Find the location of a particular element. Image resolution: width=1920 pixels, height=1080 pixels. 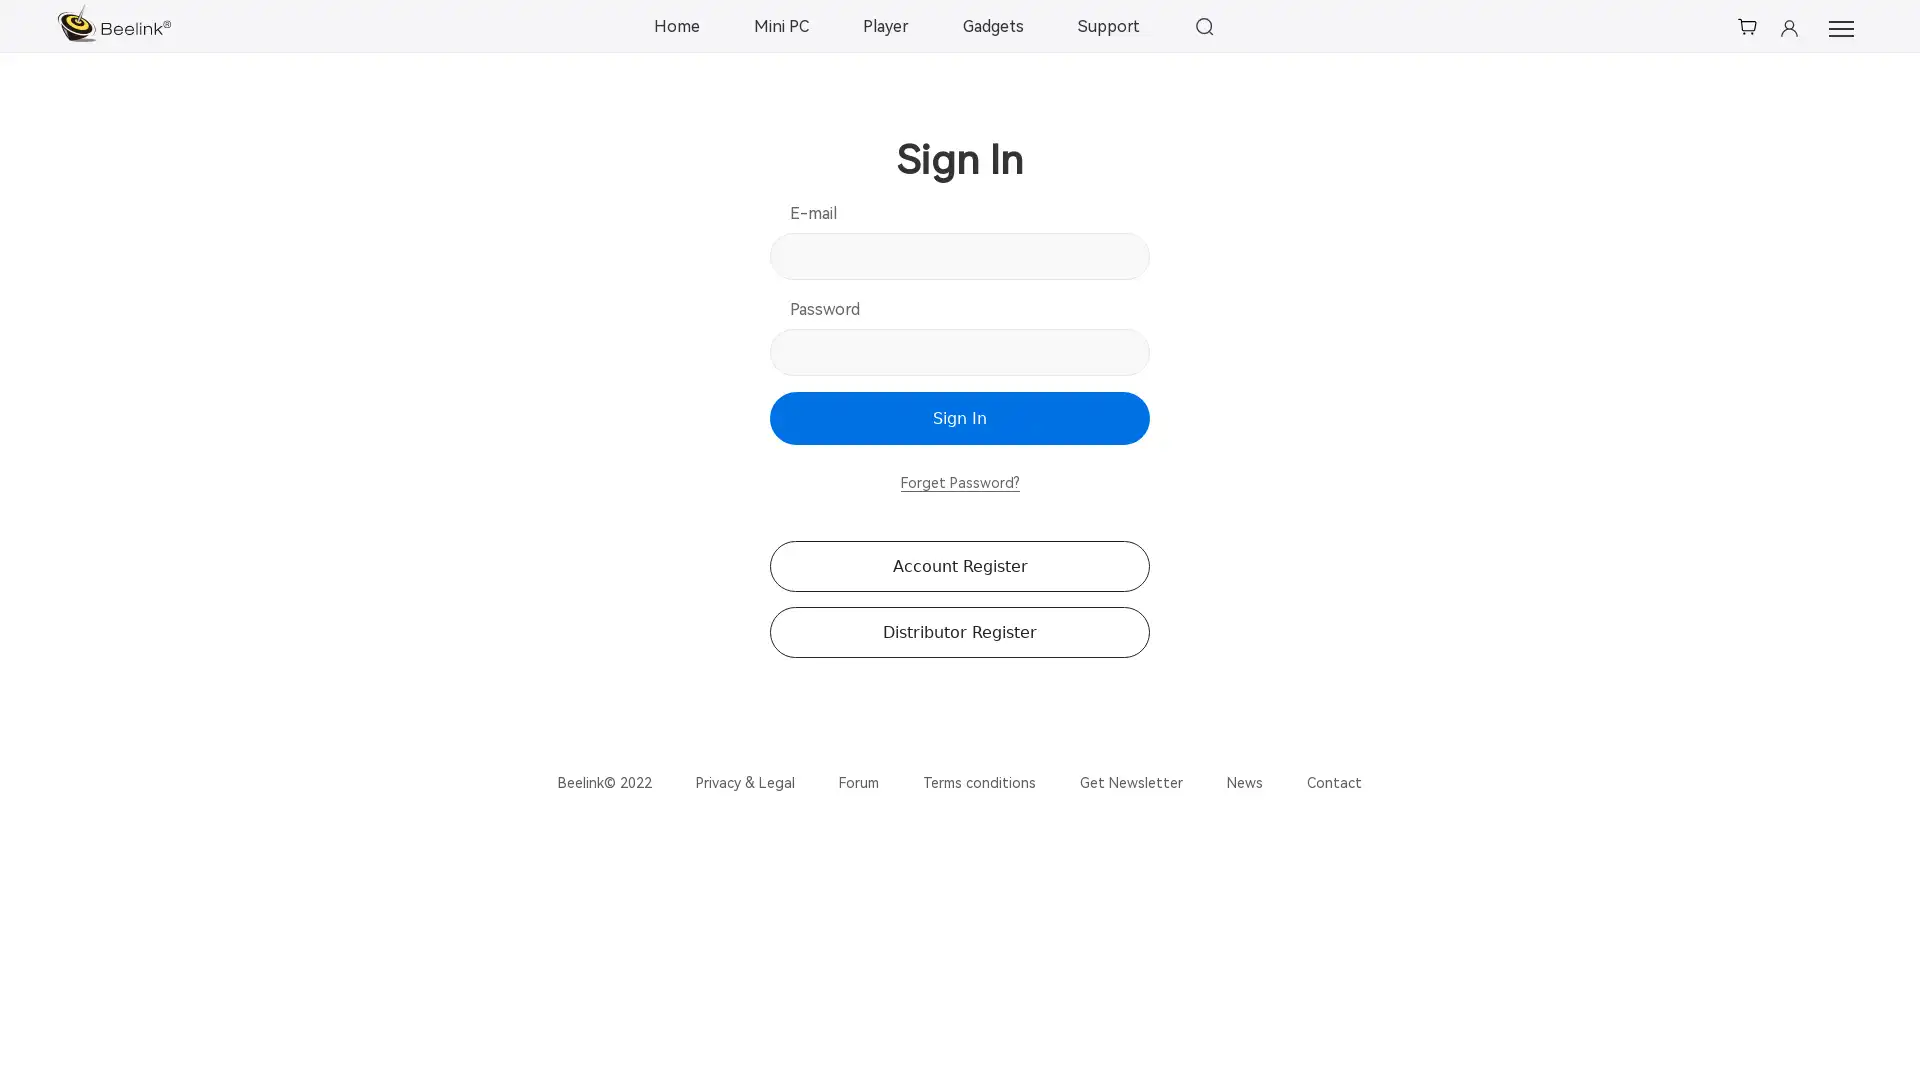

Distributor Register is located at coordinates (960, 632).